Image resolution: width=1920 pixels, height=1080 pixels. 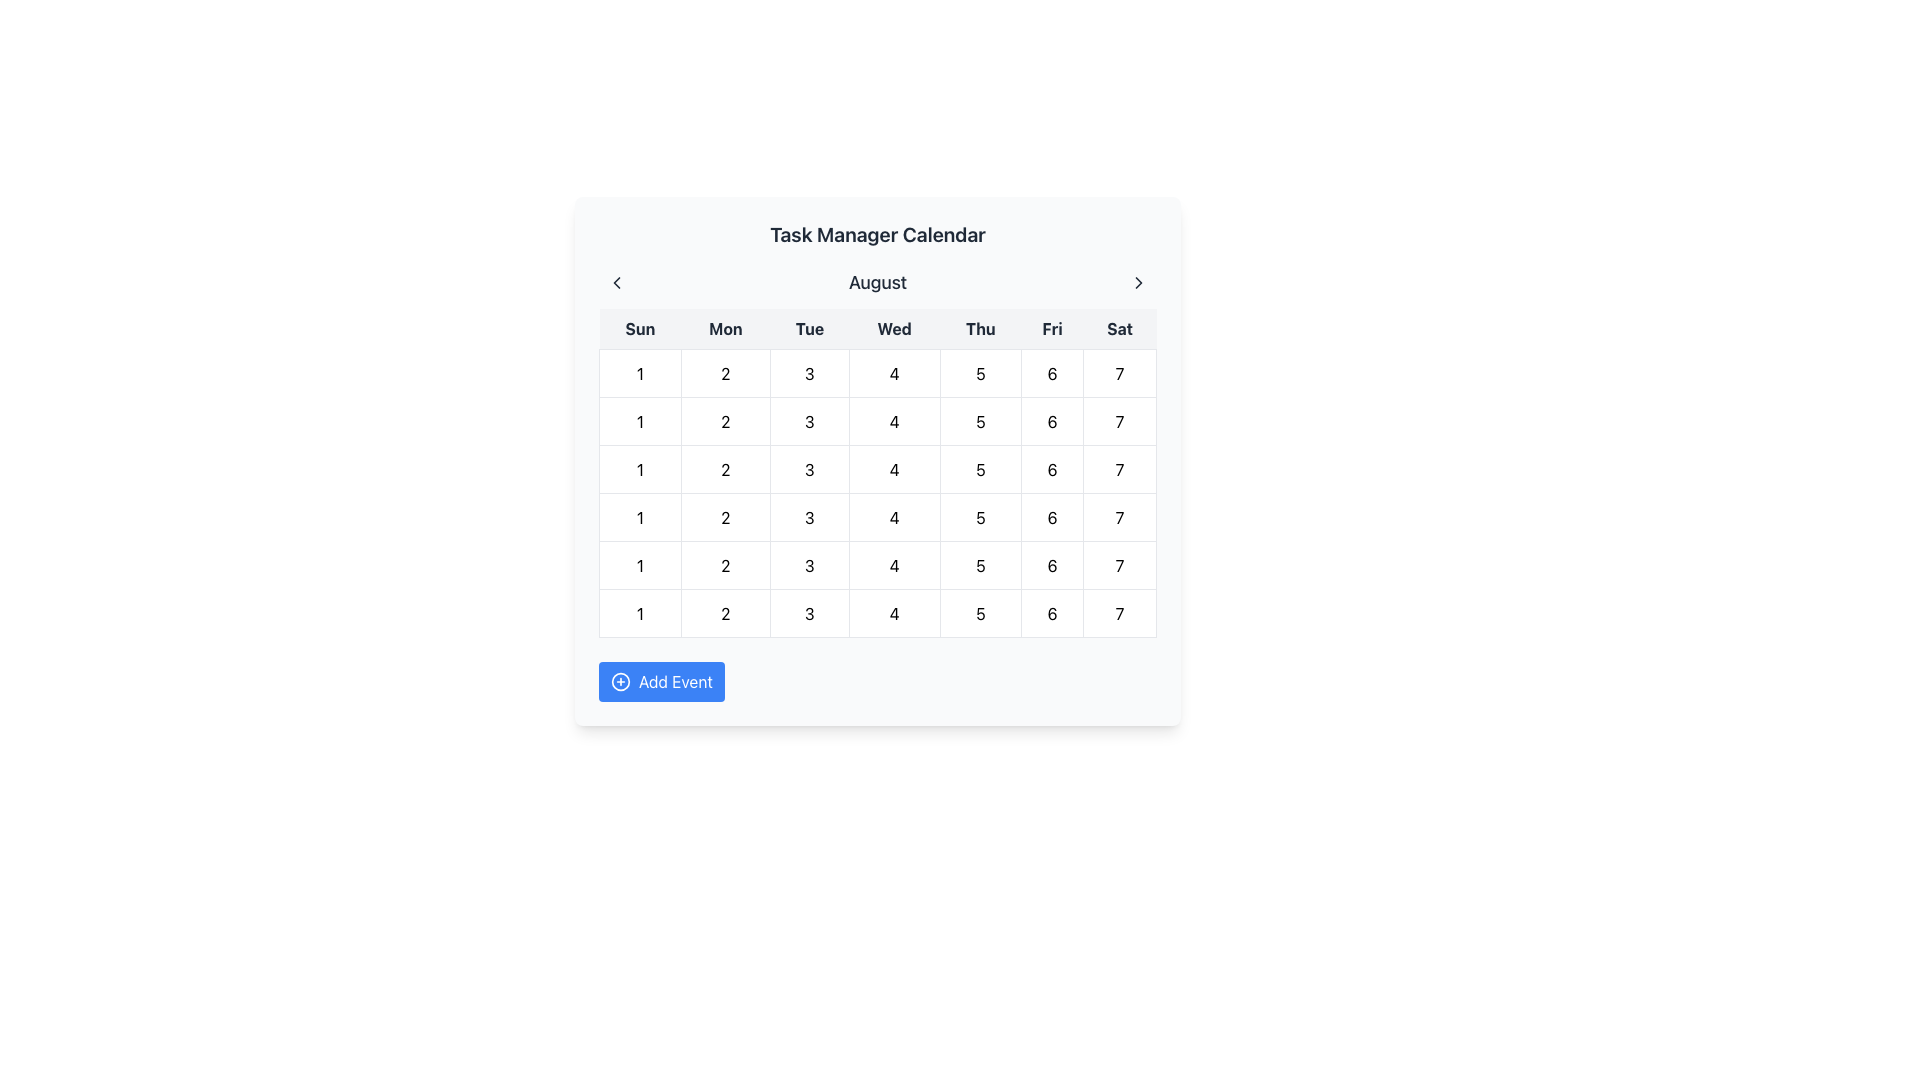 What do you see at coordinates (616, 282) in the screenshot?
I see `the chevron left icon button located in the upper-left section of the calendar interface` at bounding box center [616, 282].